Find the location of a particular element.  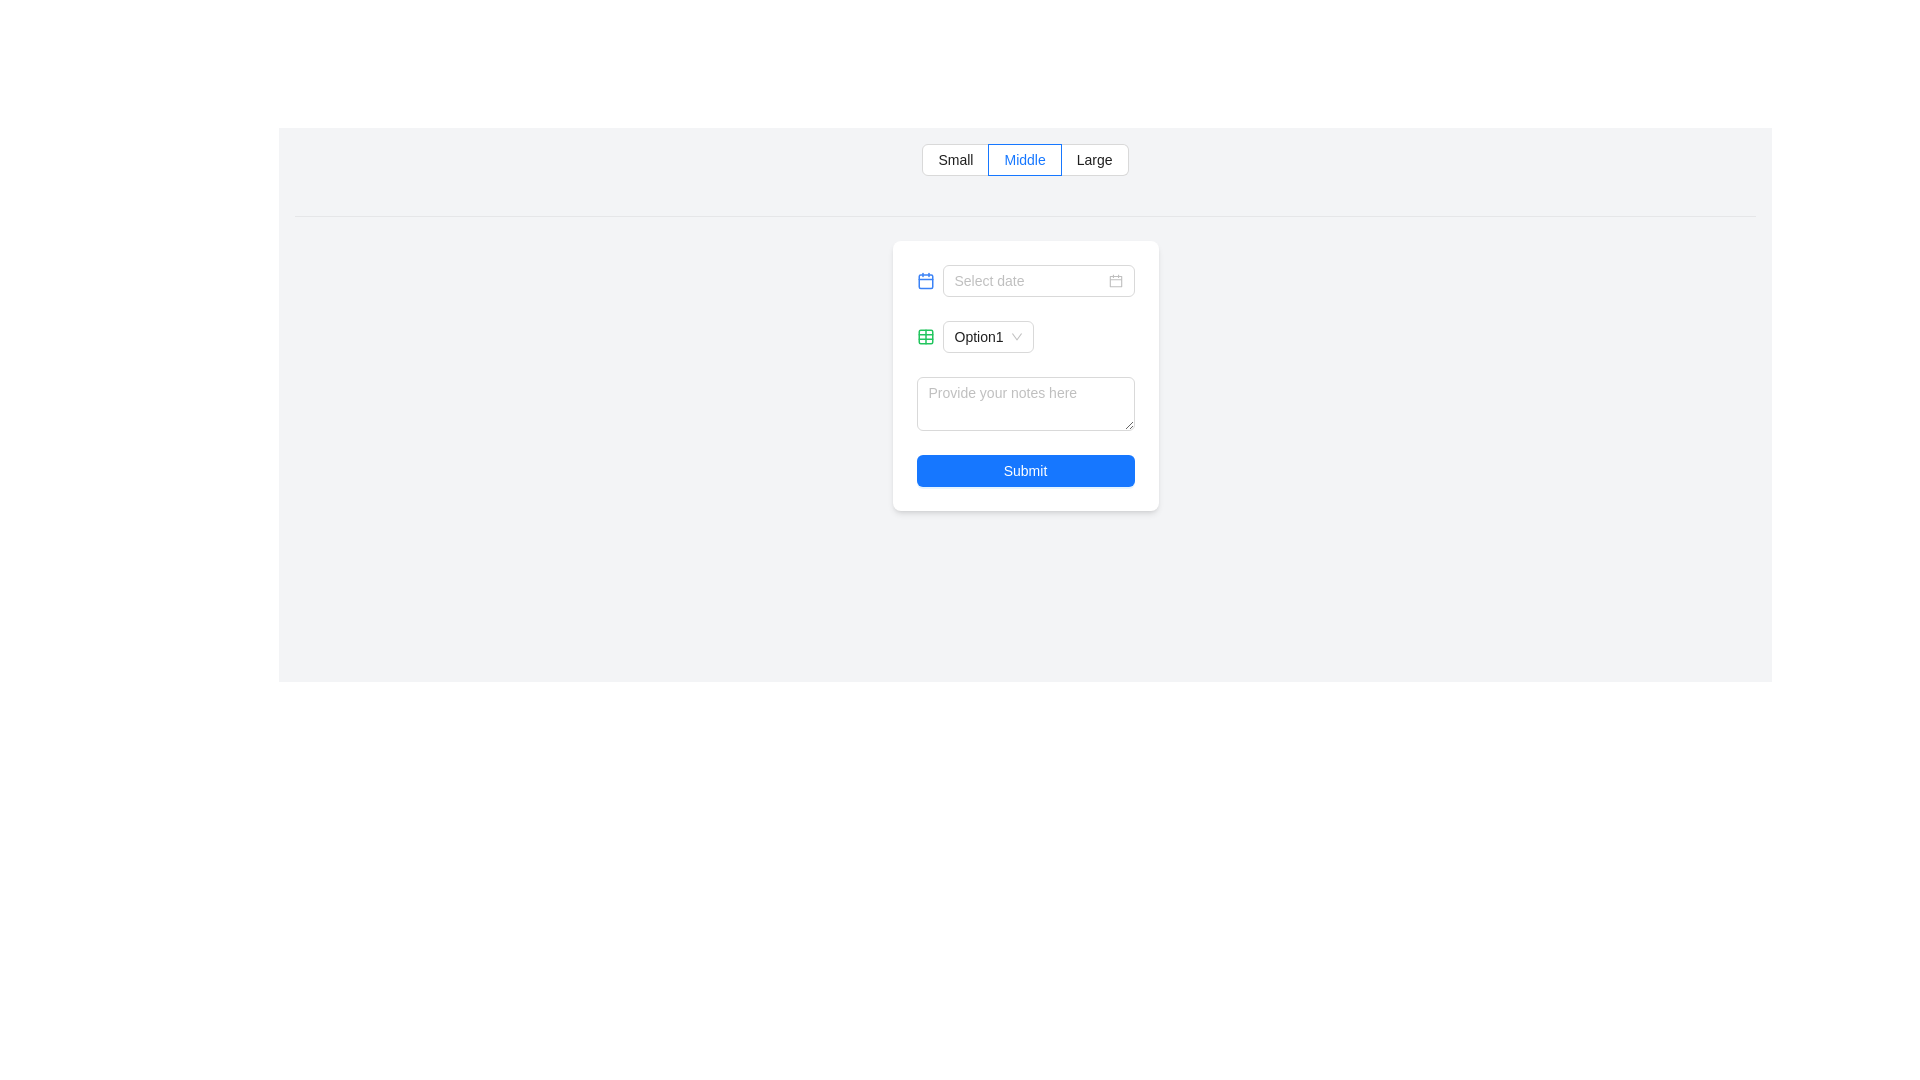

the clear date icon located to the far right of the 'Select date' input field in the date picker widget is located at coordinates (1114, 281).